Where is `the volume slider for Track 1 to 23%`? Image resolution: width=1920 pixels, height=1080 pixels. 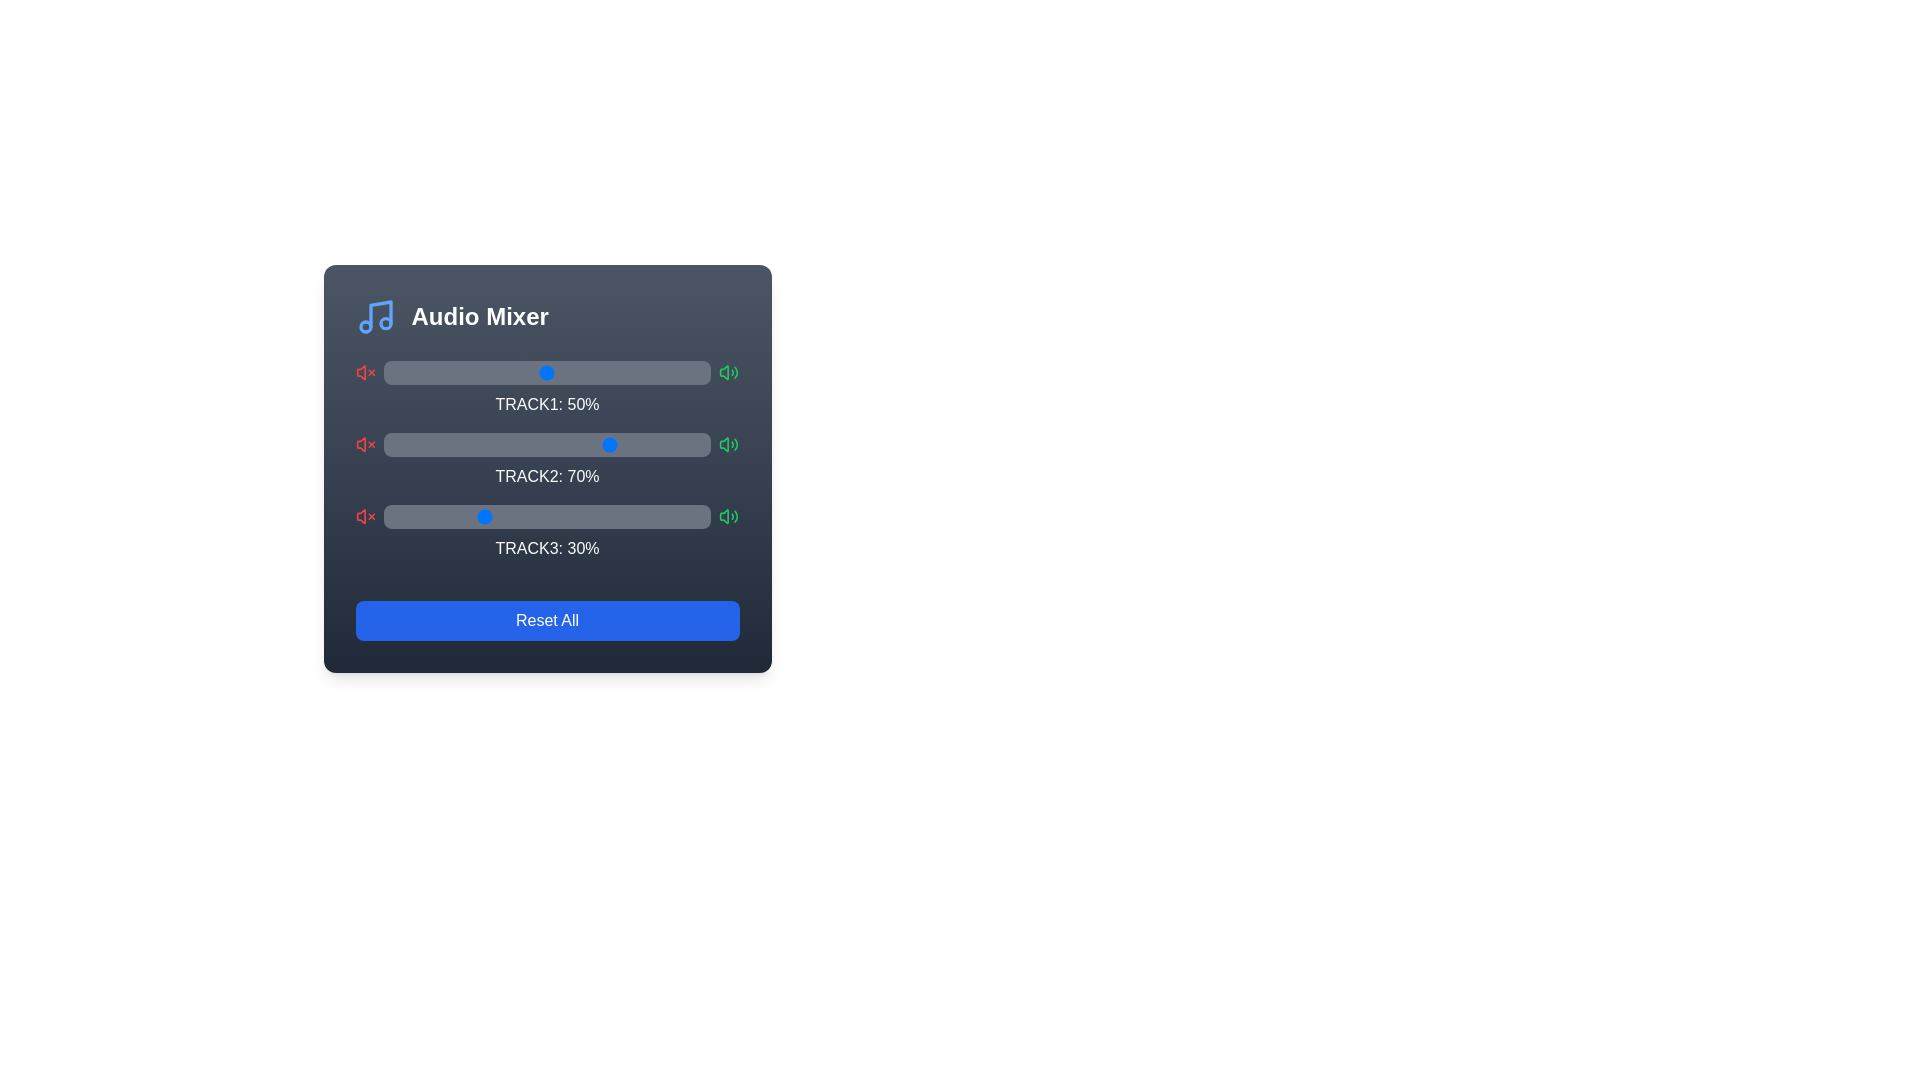 the volume slider for Track 1 to 23% is located at coordinates (458, 373).